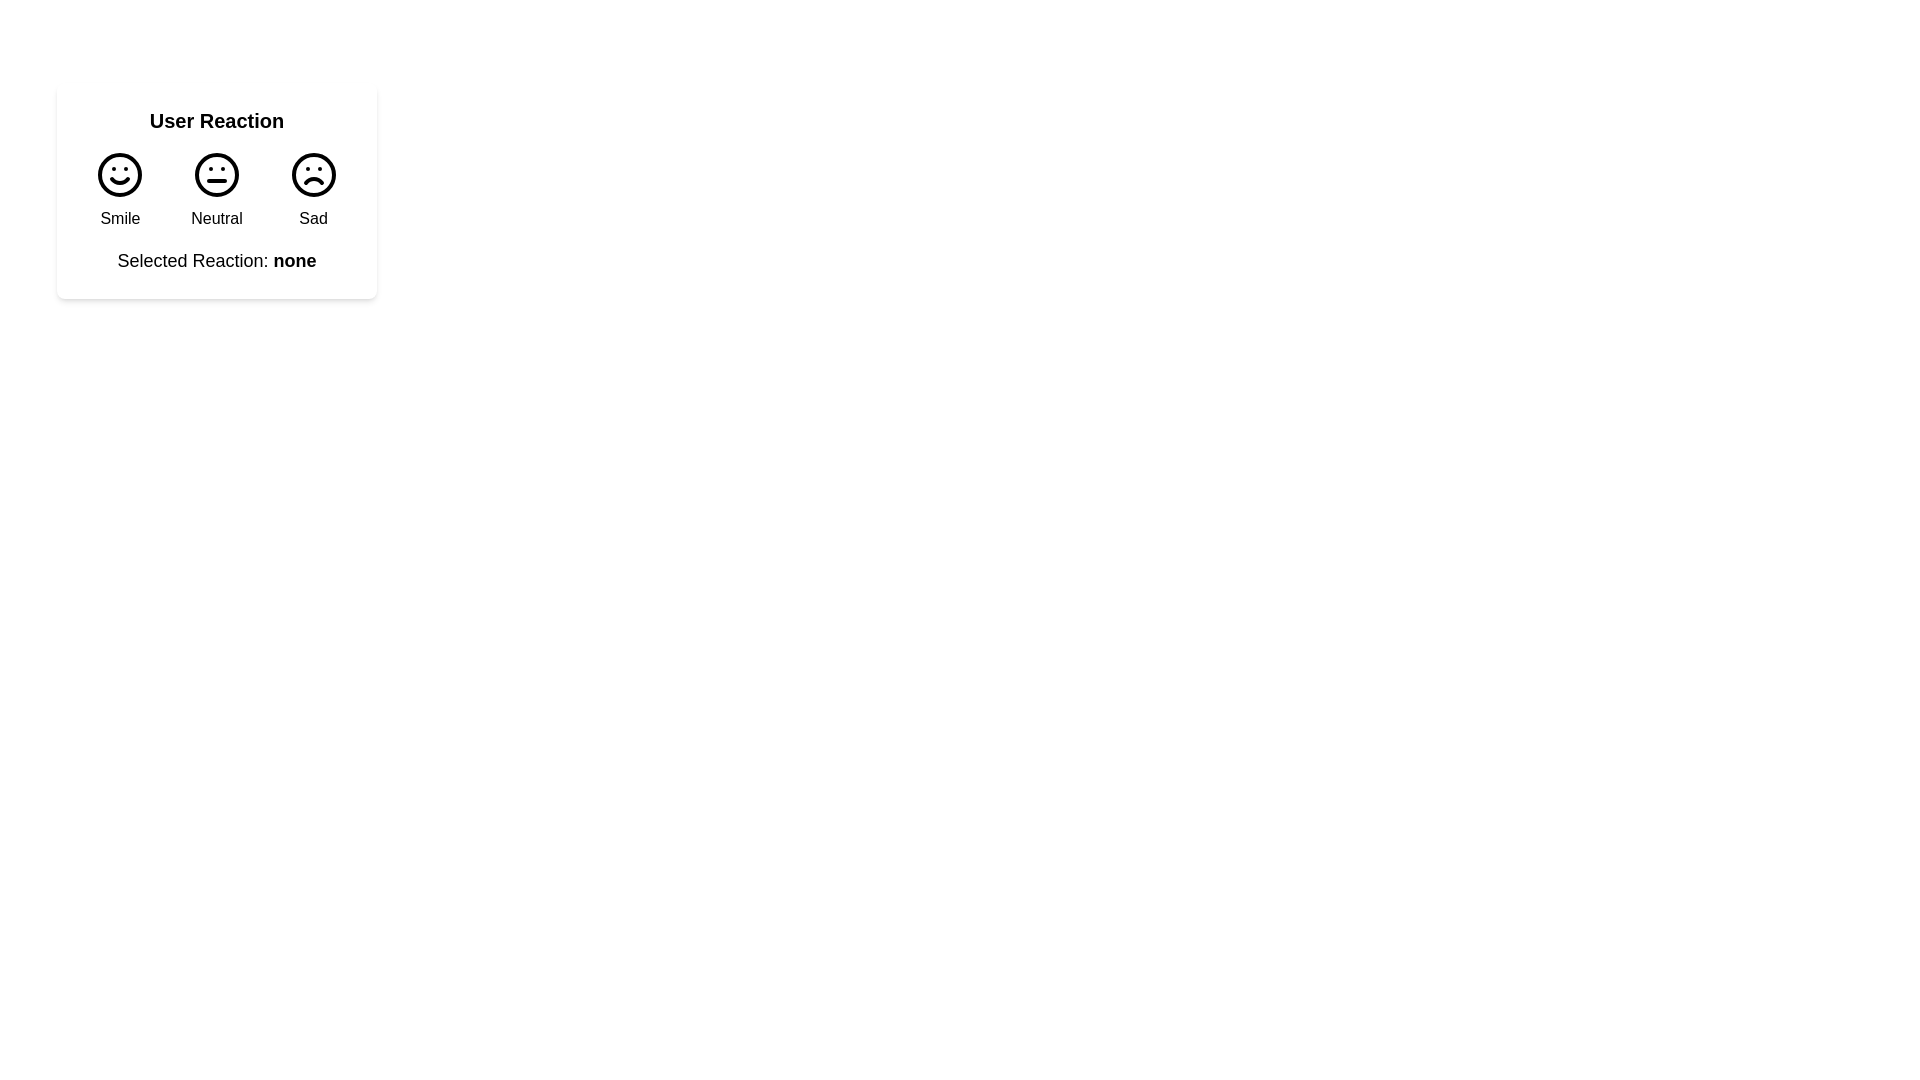  What do you see at coordinates (216, 191) in the screenshot?
I see `the 'User Reaction' interactive UI group` at bounding box center [216, 191].